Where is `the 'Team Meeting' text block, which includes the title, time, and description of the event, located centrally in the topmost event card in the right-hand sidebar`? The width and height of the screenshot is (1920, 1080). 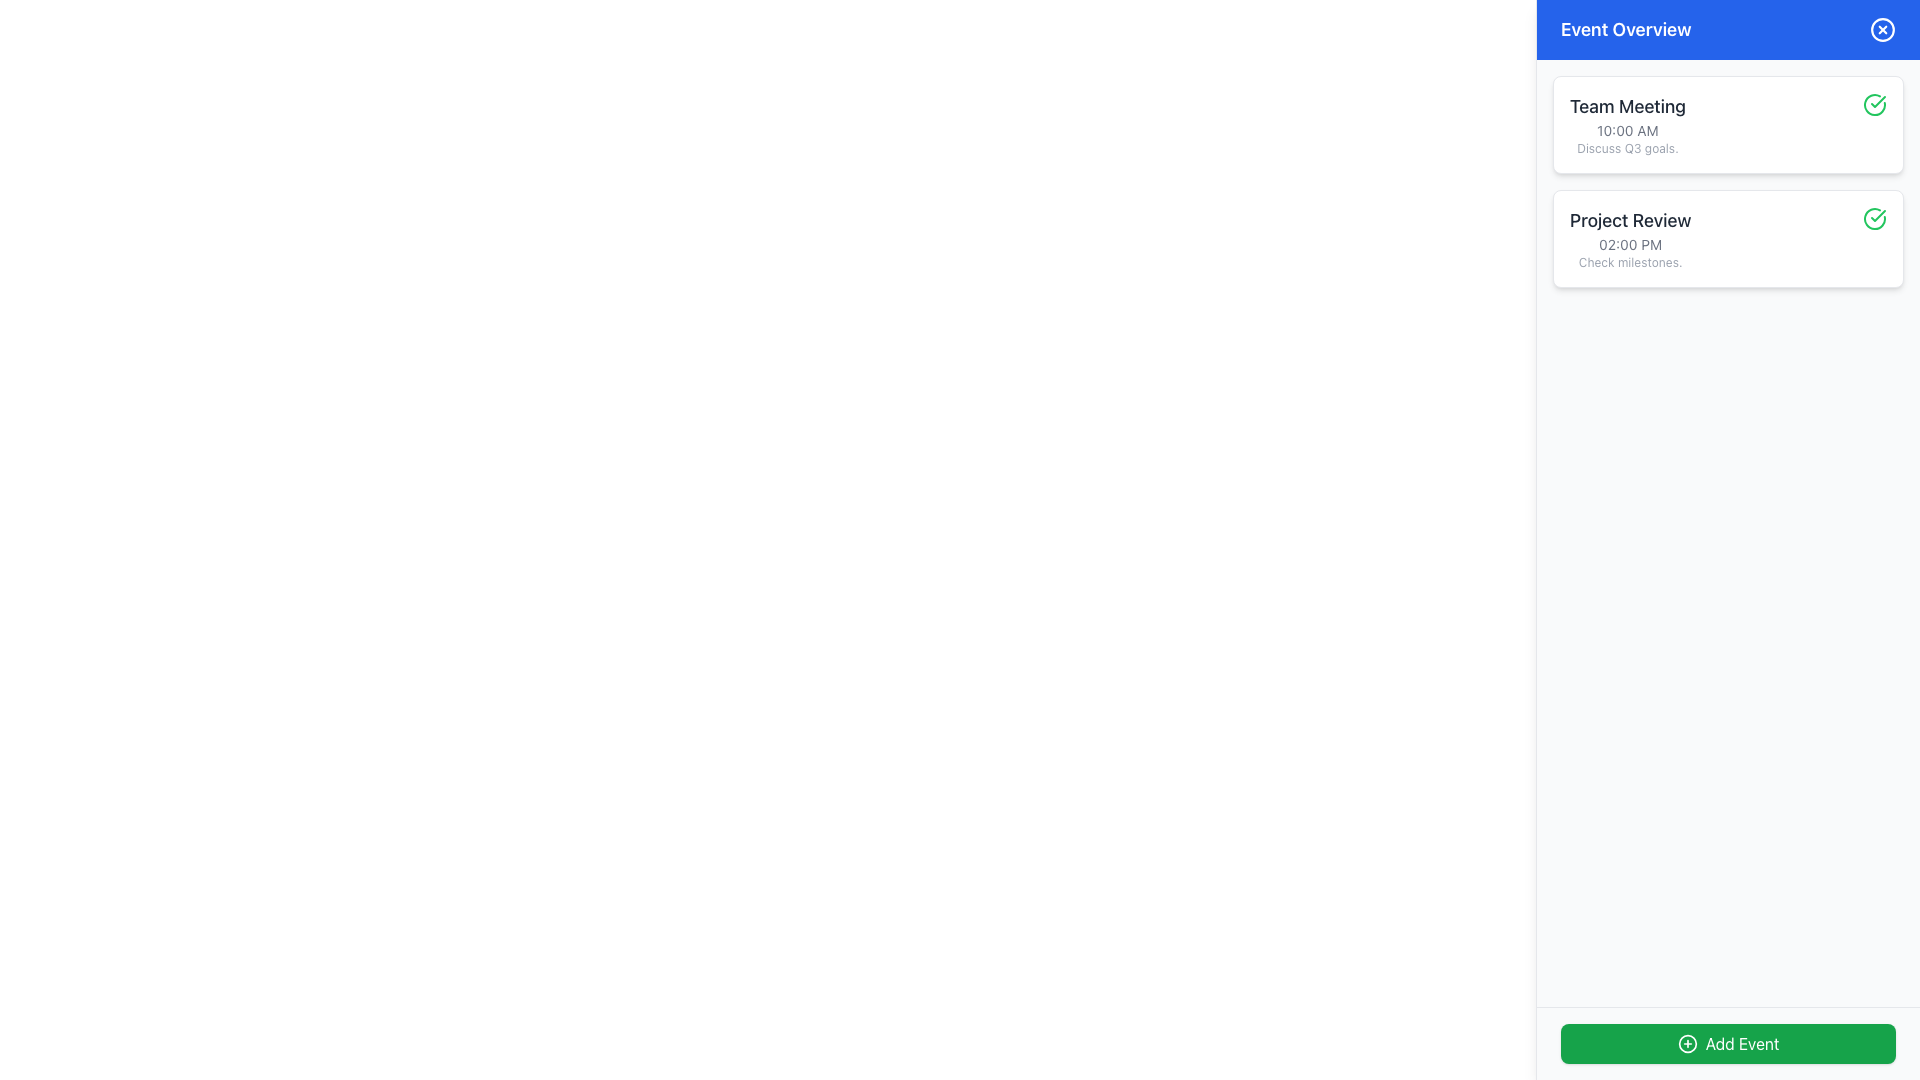
the 'Team Meeting' text block, which includes the title, time, and description of the event, located centrally in the topmost event card in the right-hand sidebar is located at coordinates (1627, 124).